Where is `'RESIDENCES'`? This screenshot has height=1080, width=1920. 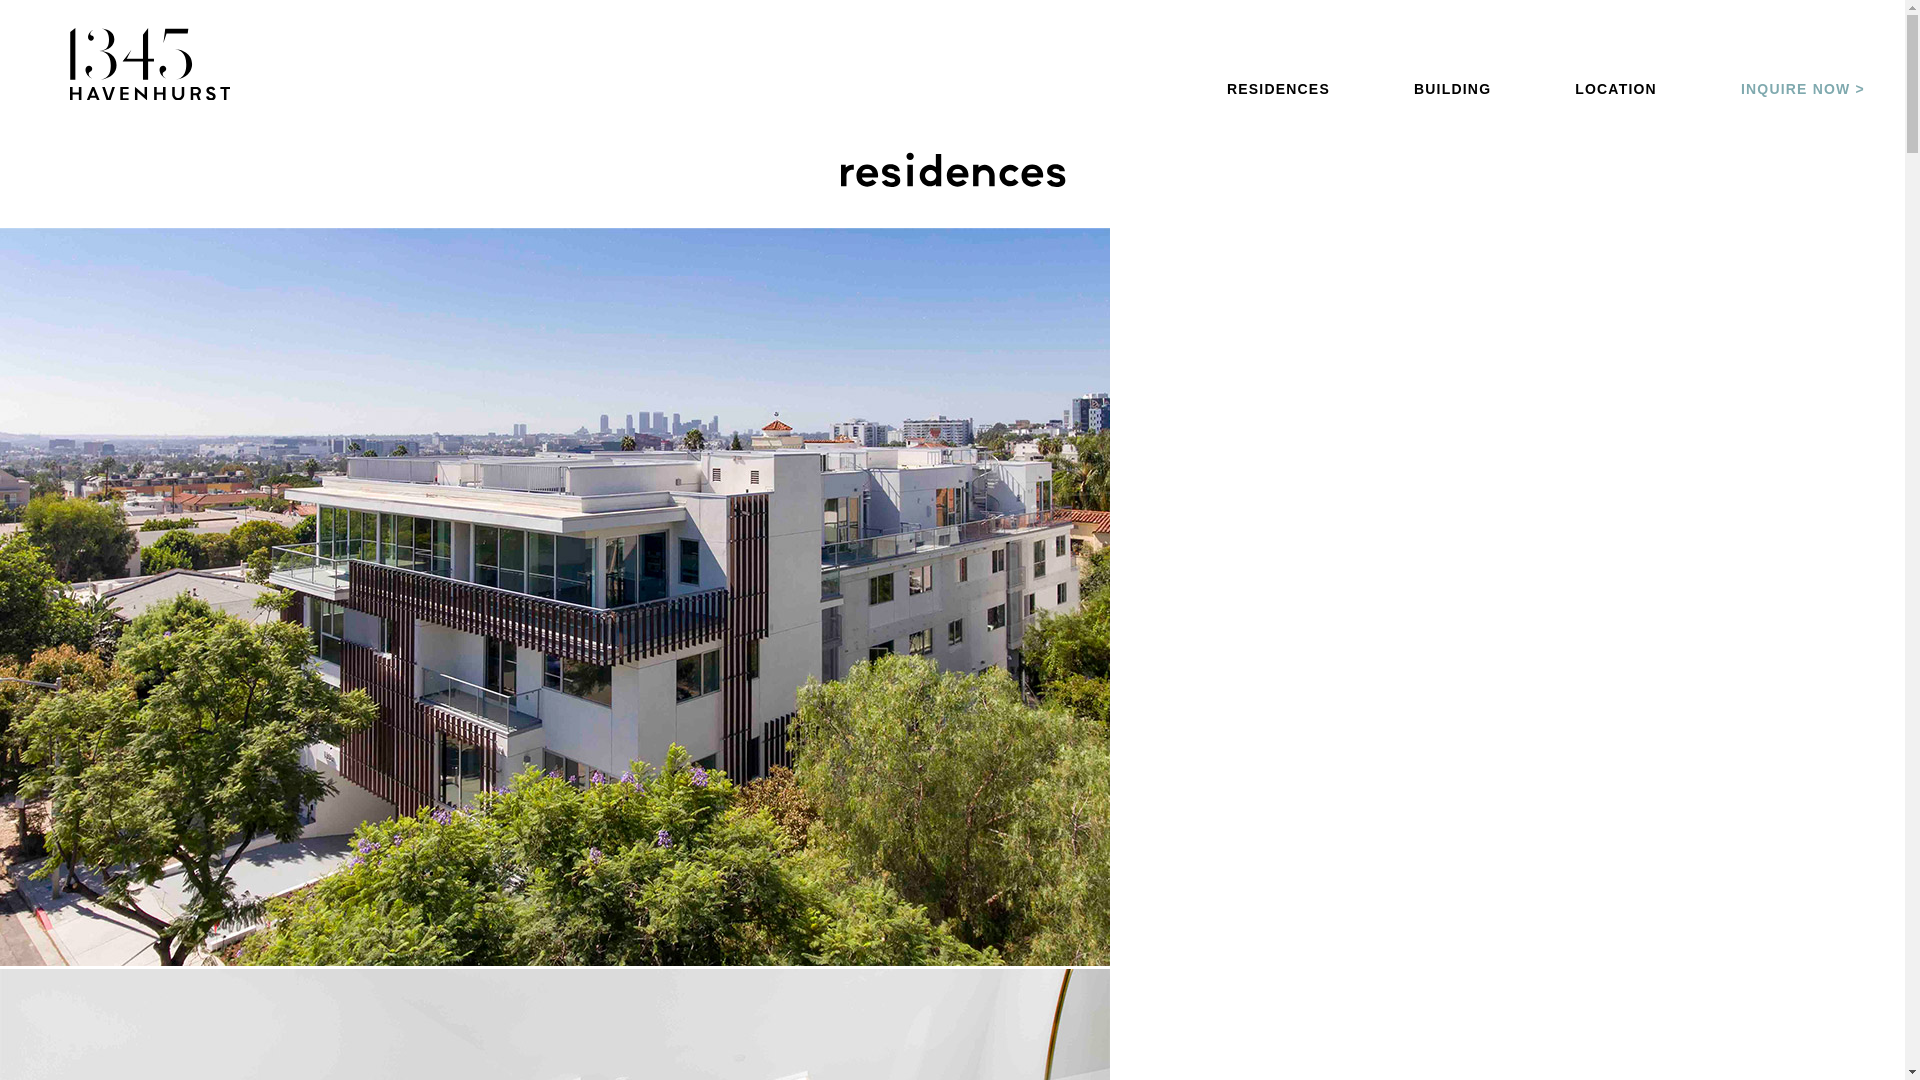
'RESIDENCES' is located at coordinates (1277, 87).